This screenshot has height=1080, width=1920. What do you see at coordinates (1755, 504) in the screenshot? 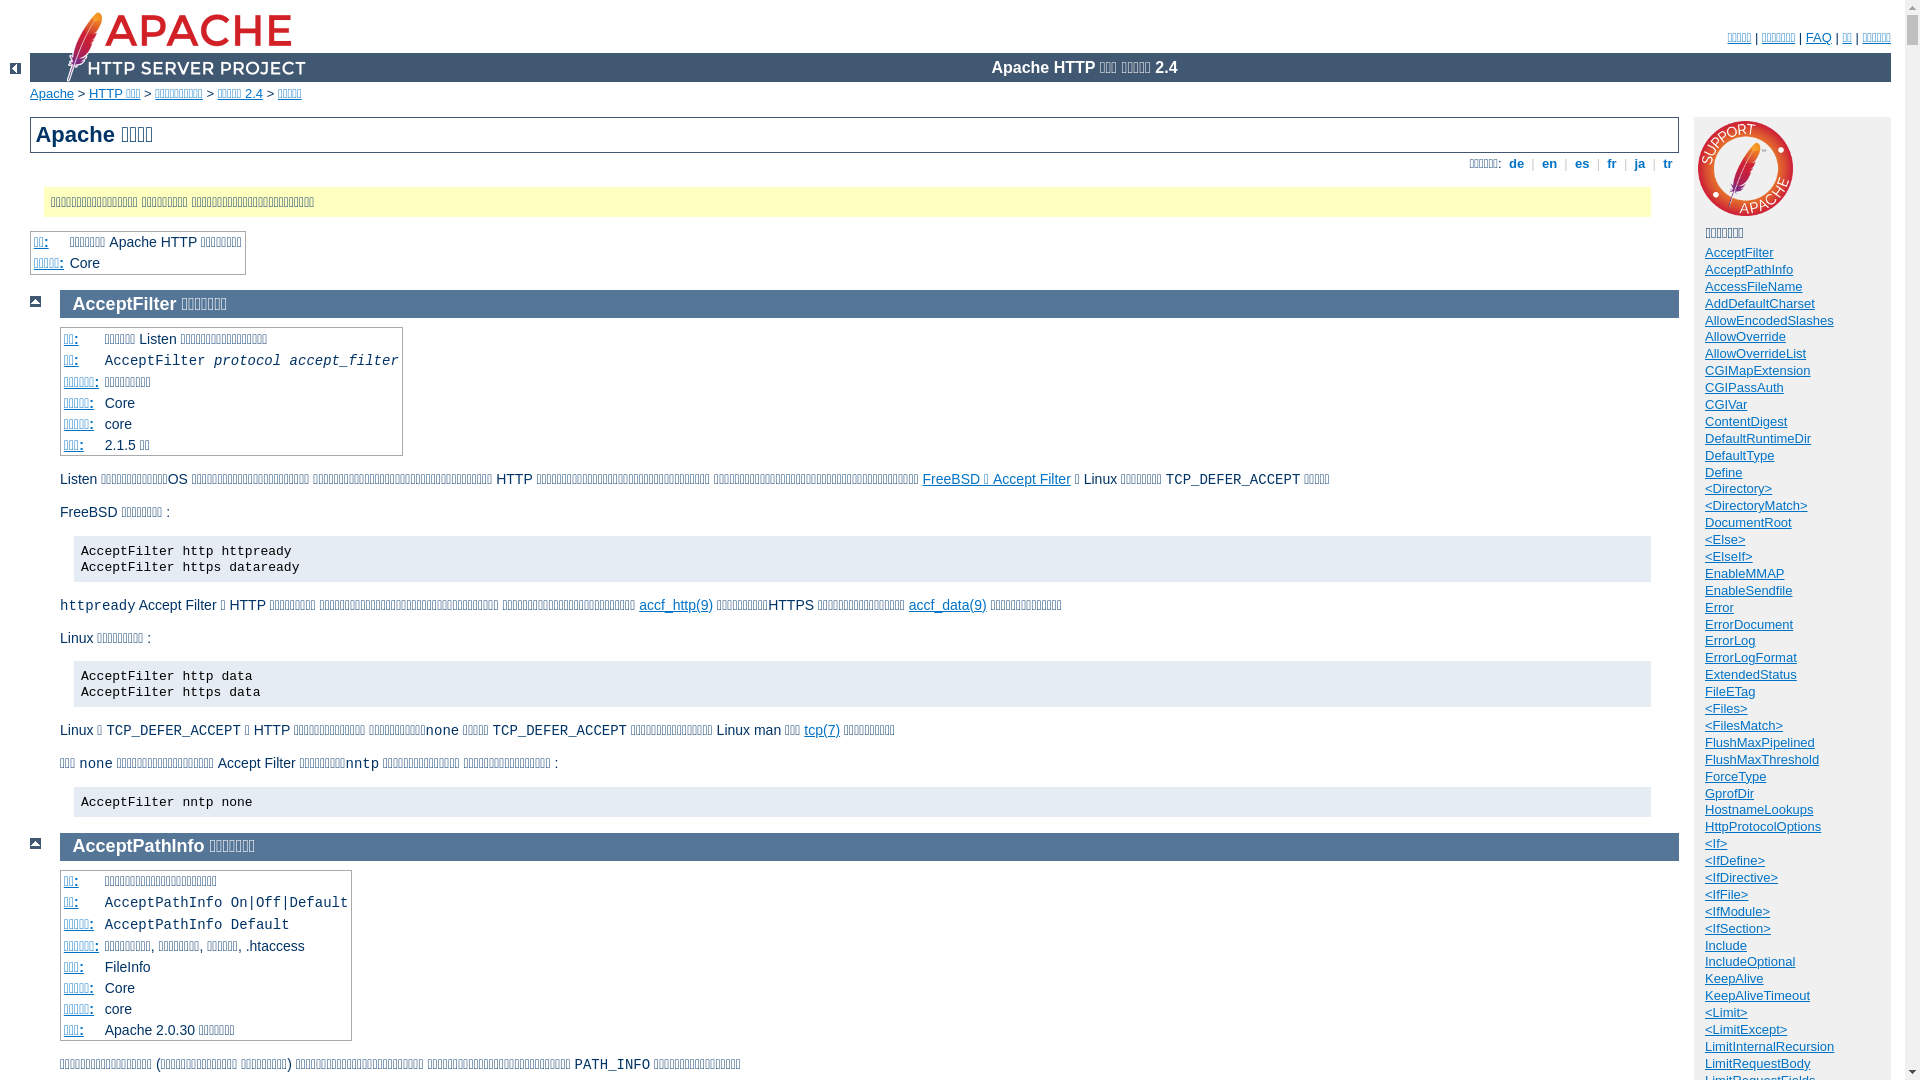
I see `'<DirectoryMatch>'` at bounding box center [1755, 504].